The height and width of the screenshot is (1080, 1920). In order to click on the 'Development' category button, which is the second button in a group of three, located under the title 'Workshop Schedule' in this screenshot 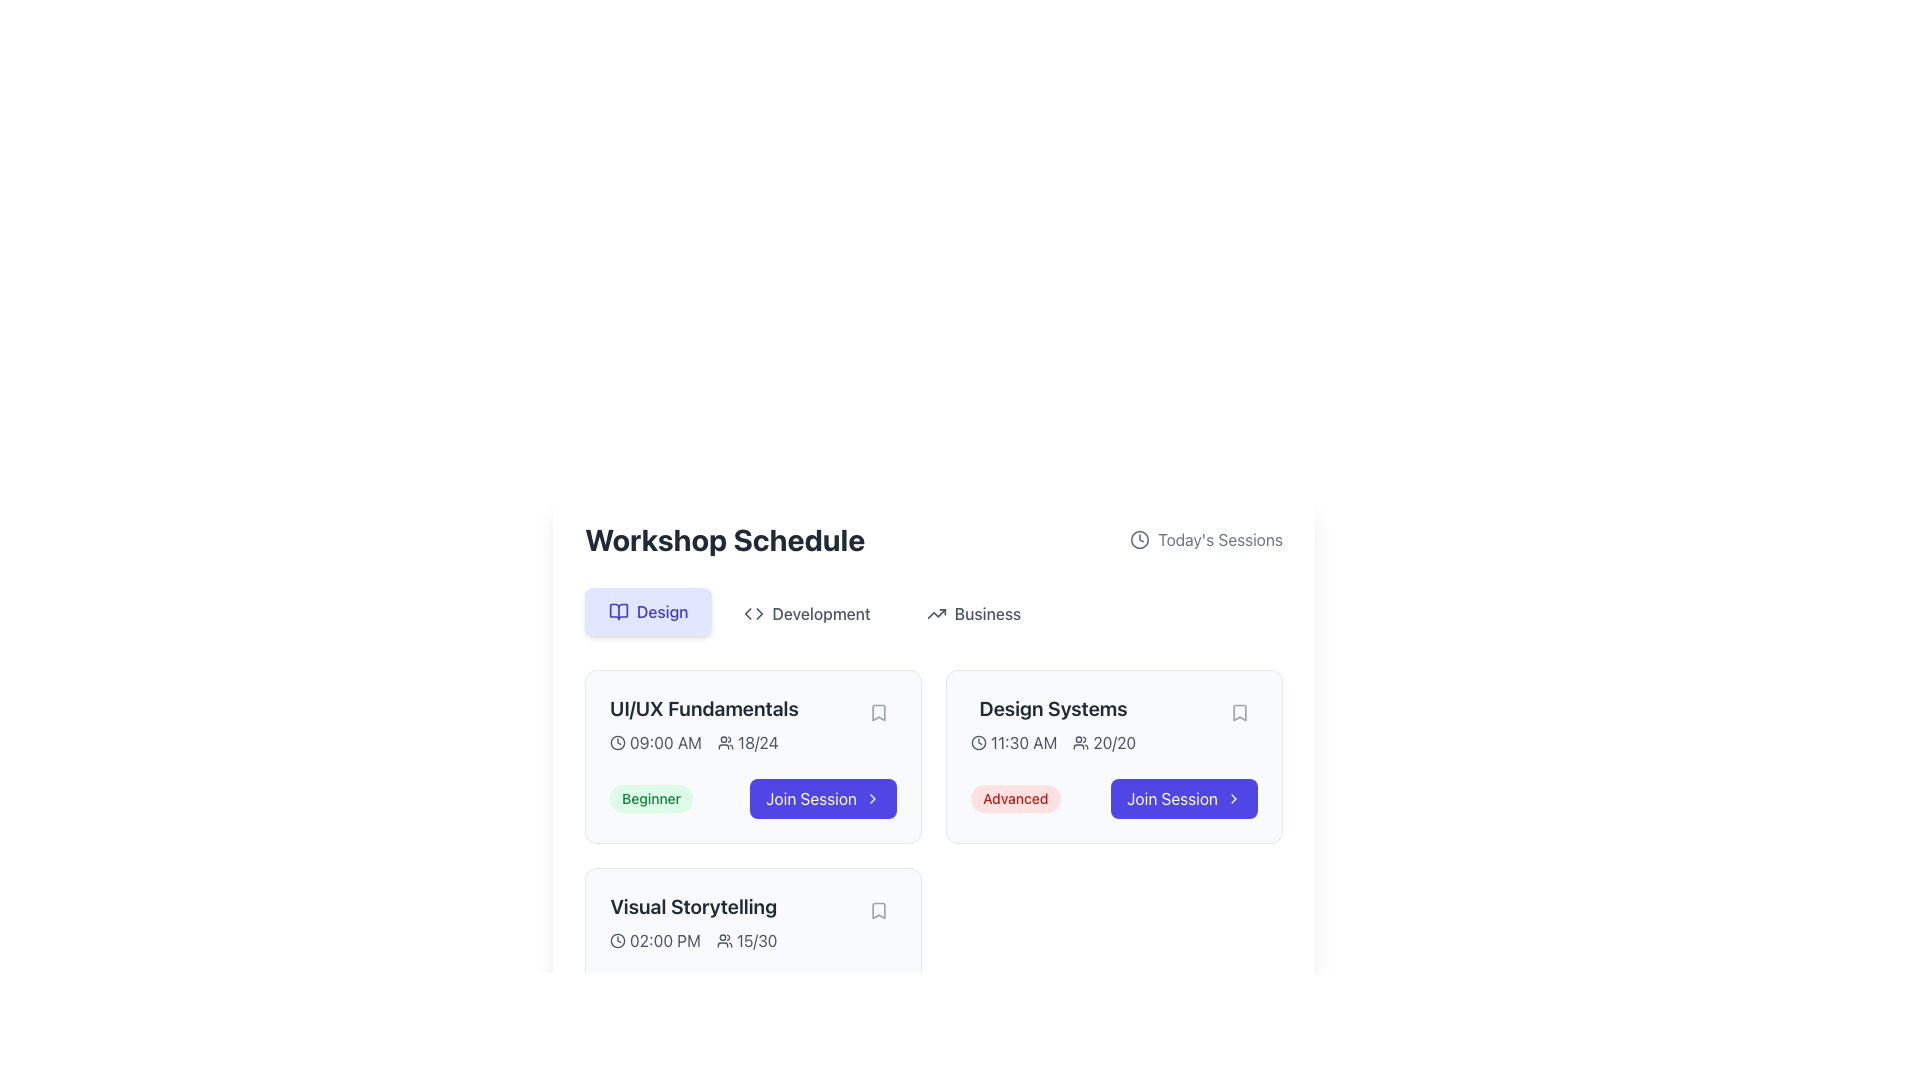, I will do `click(807, 612)`.